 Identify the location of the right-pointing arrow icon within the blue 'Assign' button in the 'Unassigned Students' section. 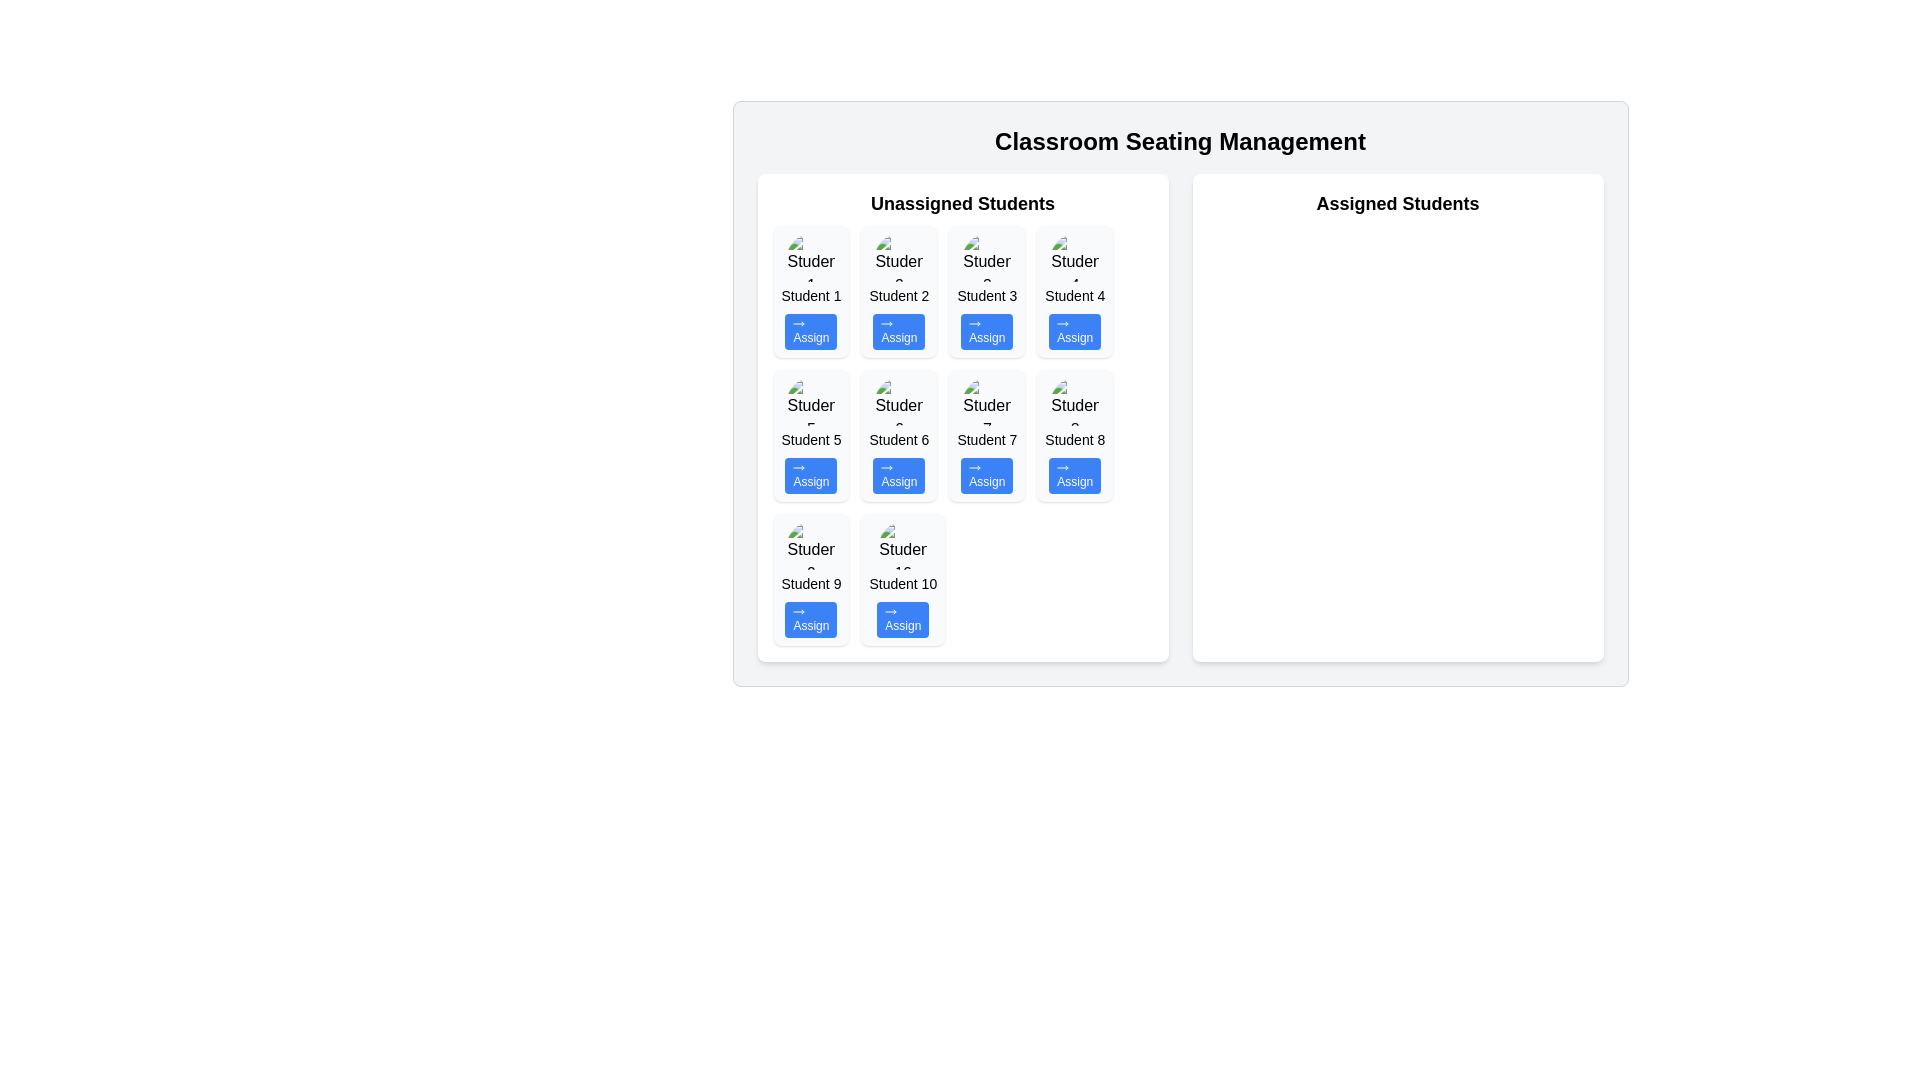
(886, 323).